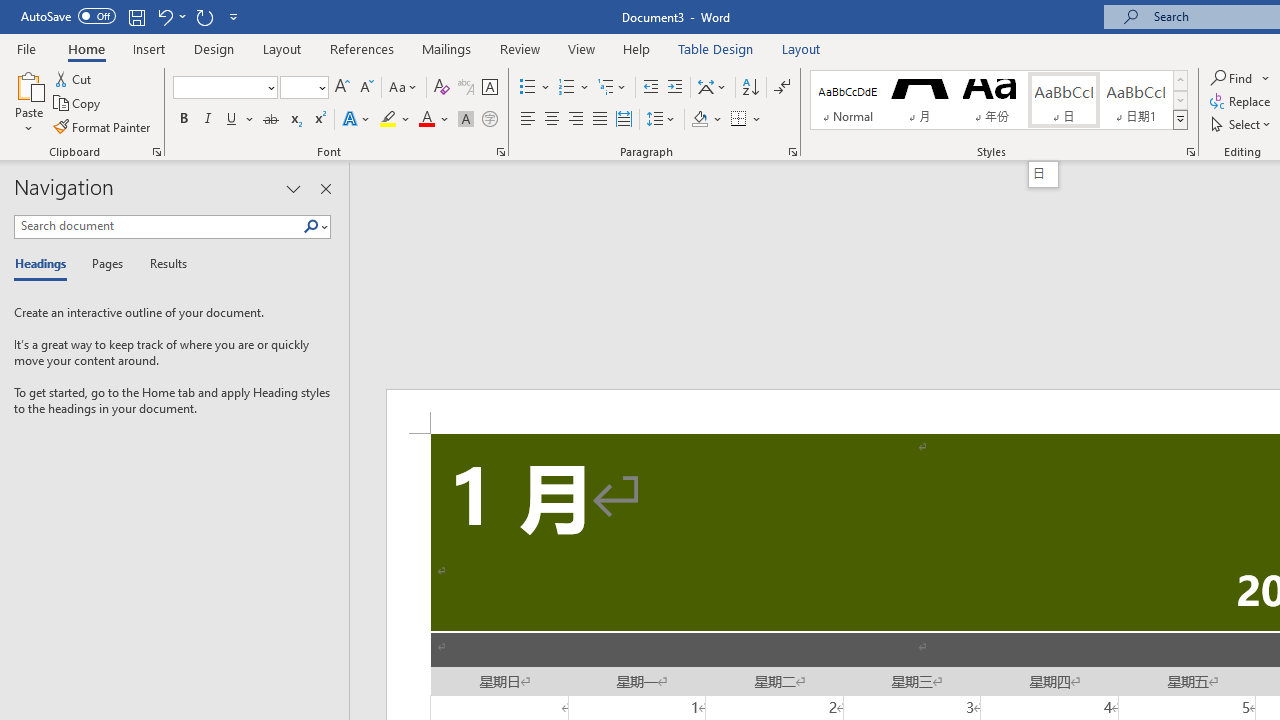  Describe the element at coordinates (528, 119) in the screenshot. I see `'Align Left'` at that location.